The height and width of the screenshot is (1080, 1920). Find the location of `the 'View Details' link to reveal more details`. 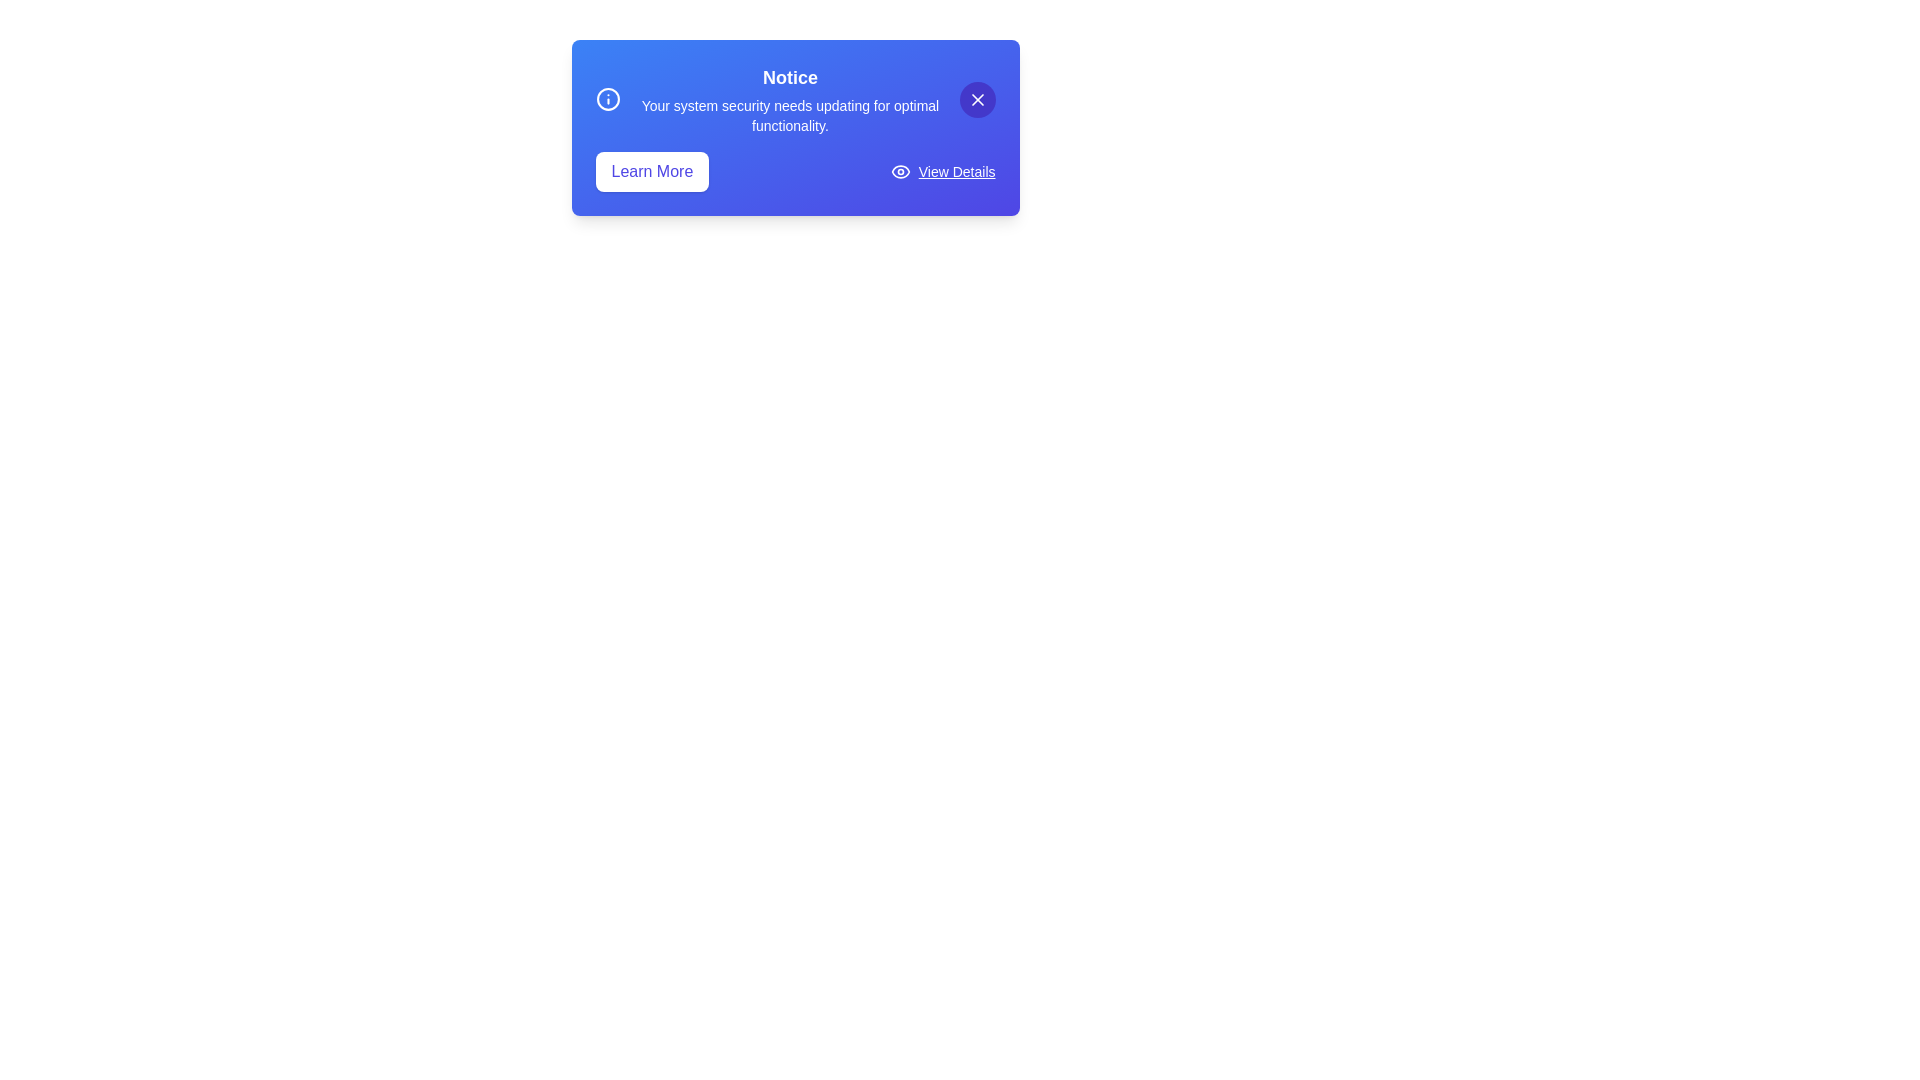

the 'View Details' link to reveal more details is located at coordinates (955, 171).